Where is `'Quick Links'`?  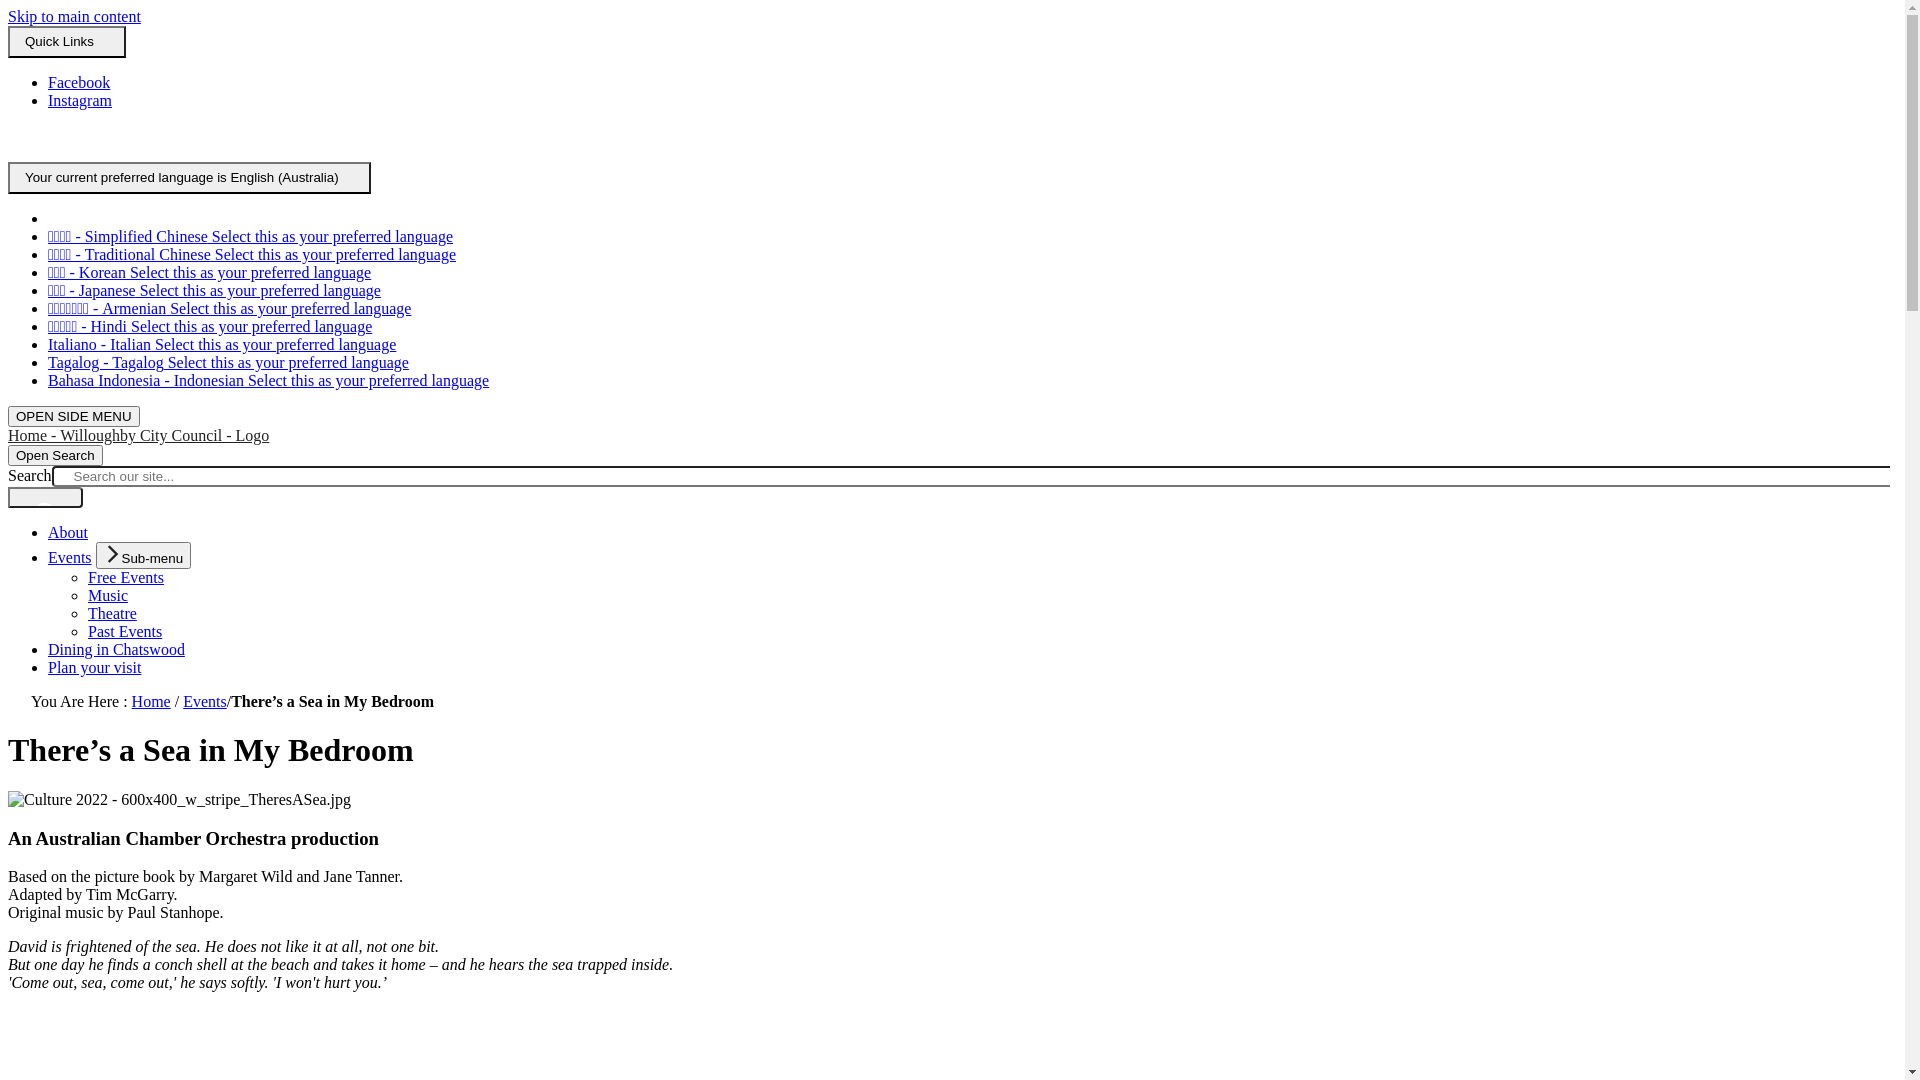
'Quick Links' is located at coordinates (67, 42).